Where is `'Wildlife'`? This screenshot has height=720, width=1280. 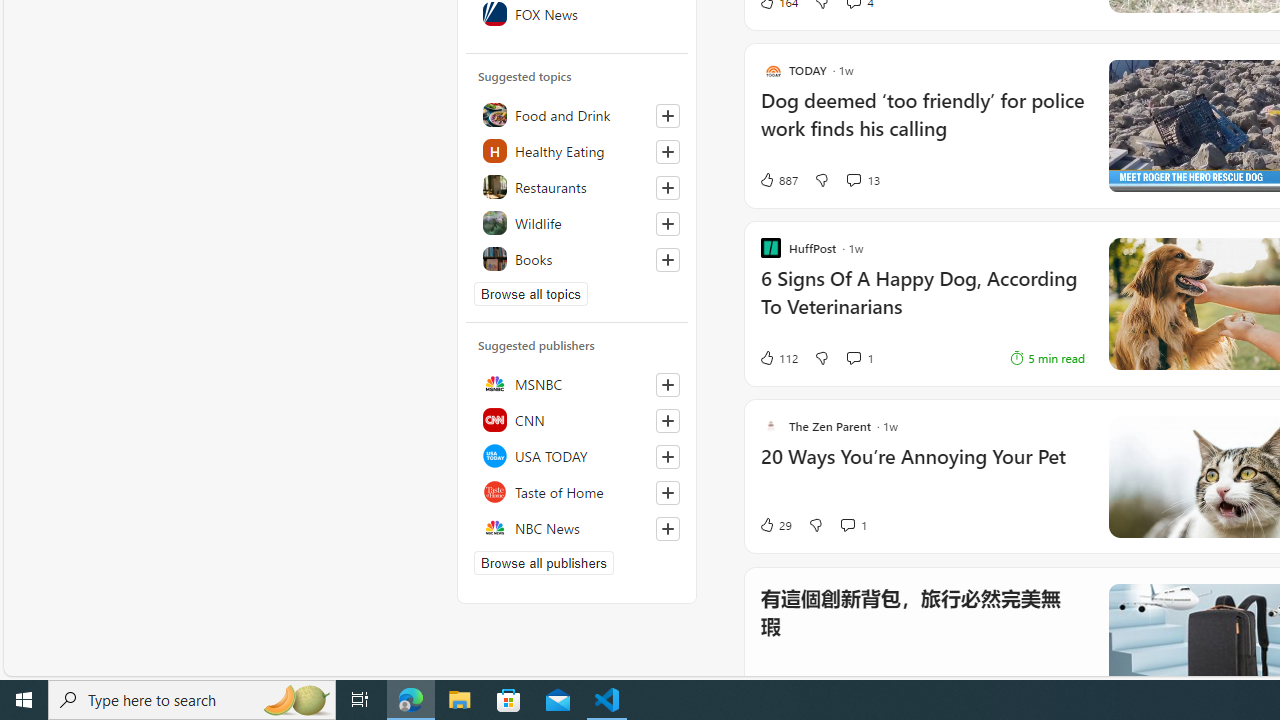 'Wildlife' is located at coordinates (576, 222).